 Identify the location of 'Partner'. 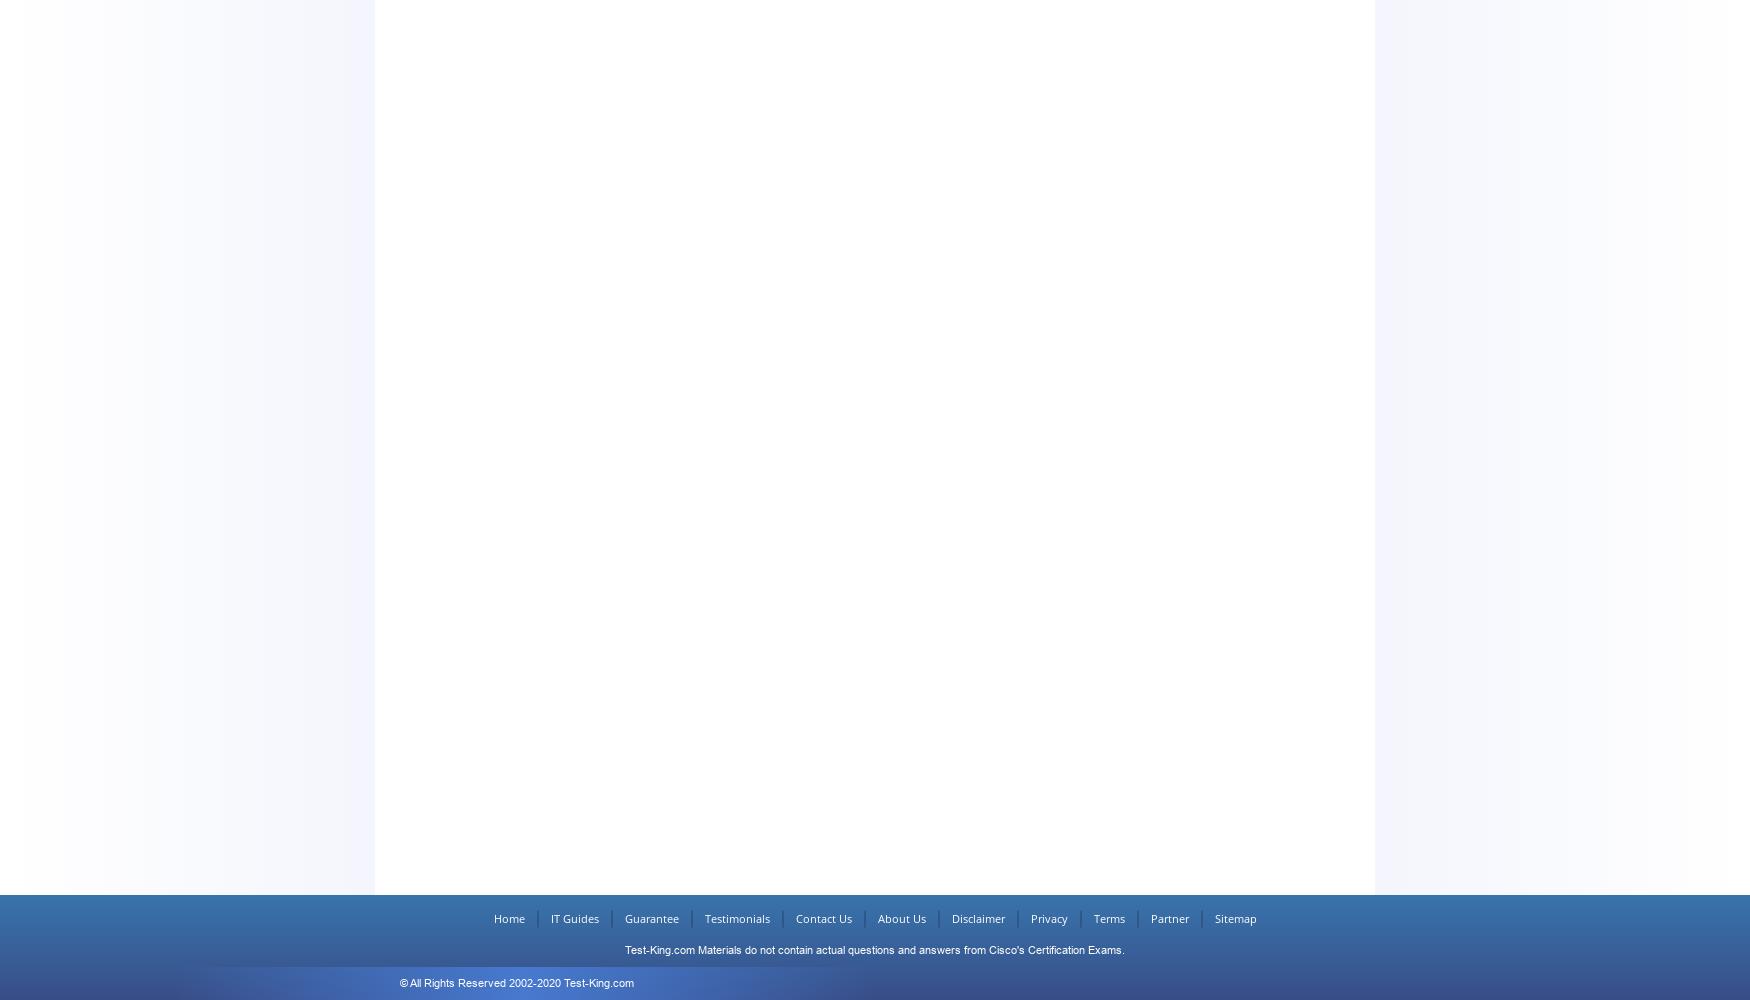
(1168, 918).